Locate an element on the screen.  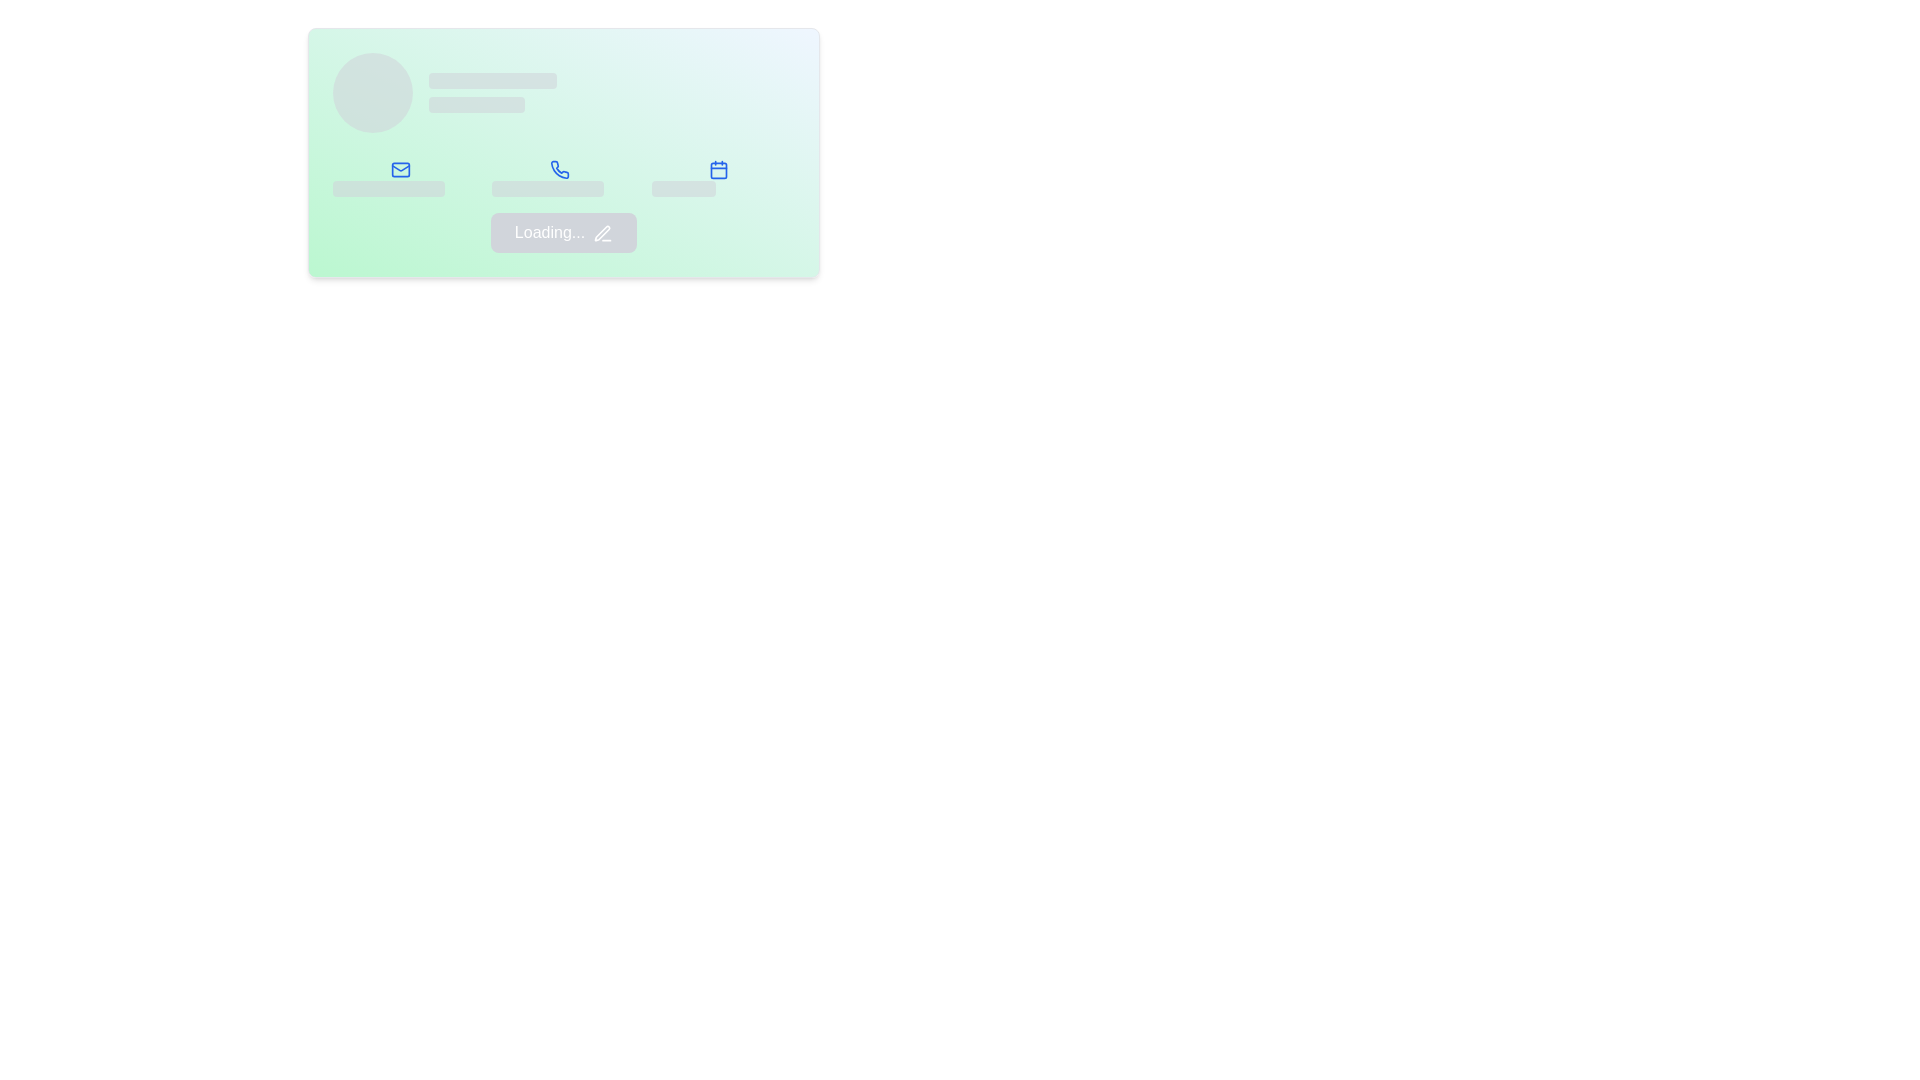
the blue envelope icon element located is located at coordinates (403, 176).